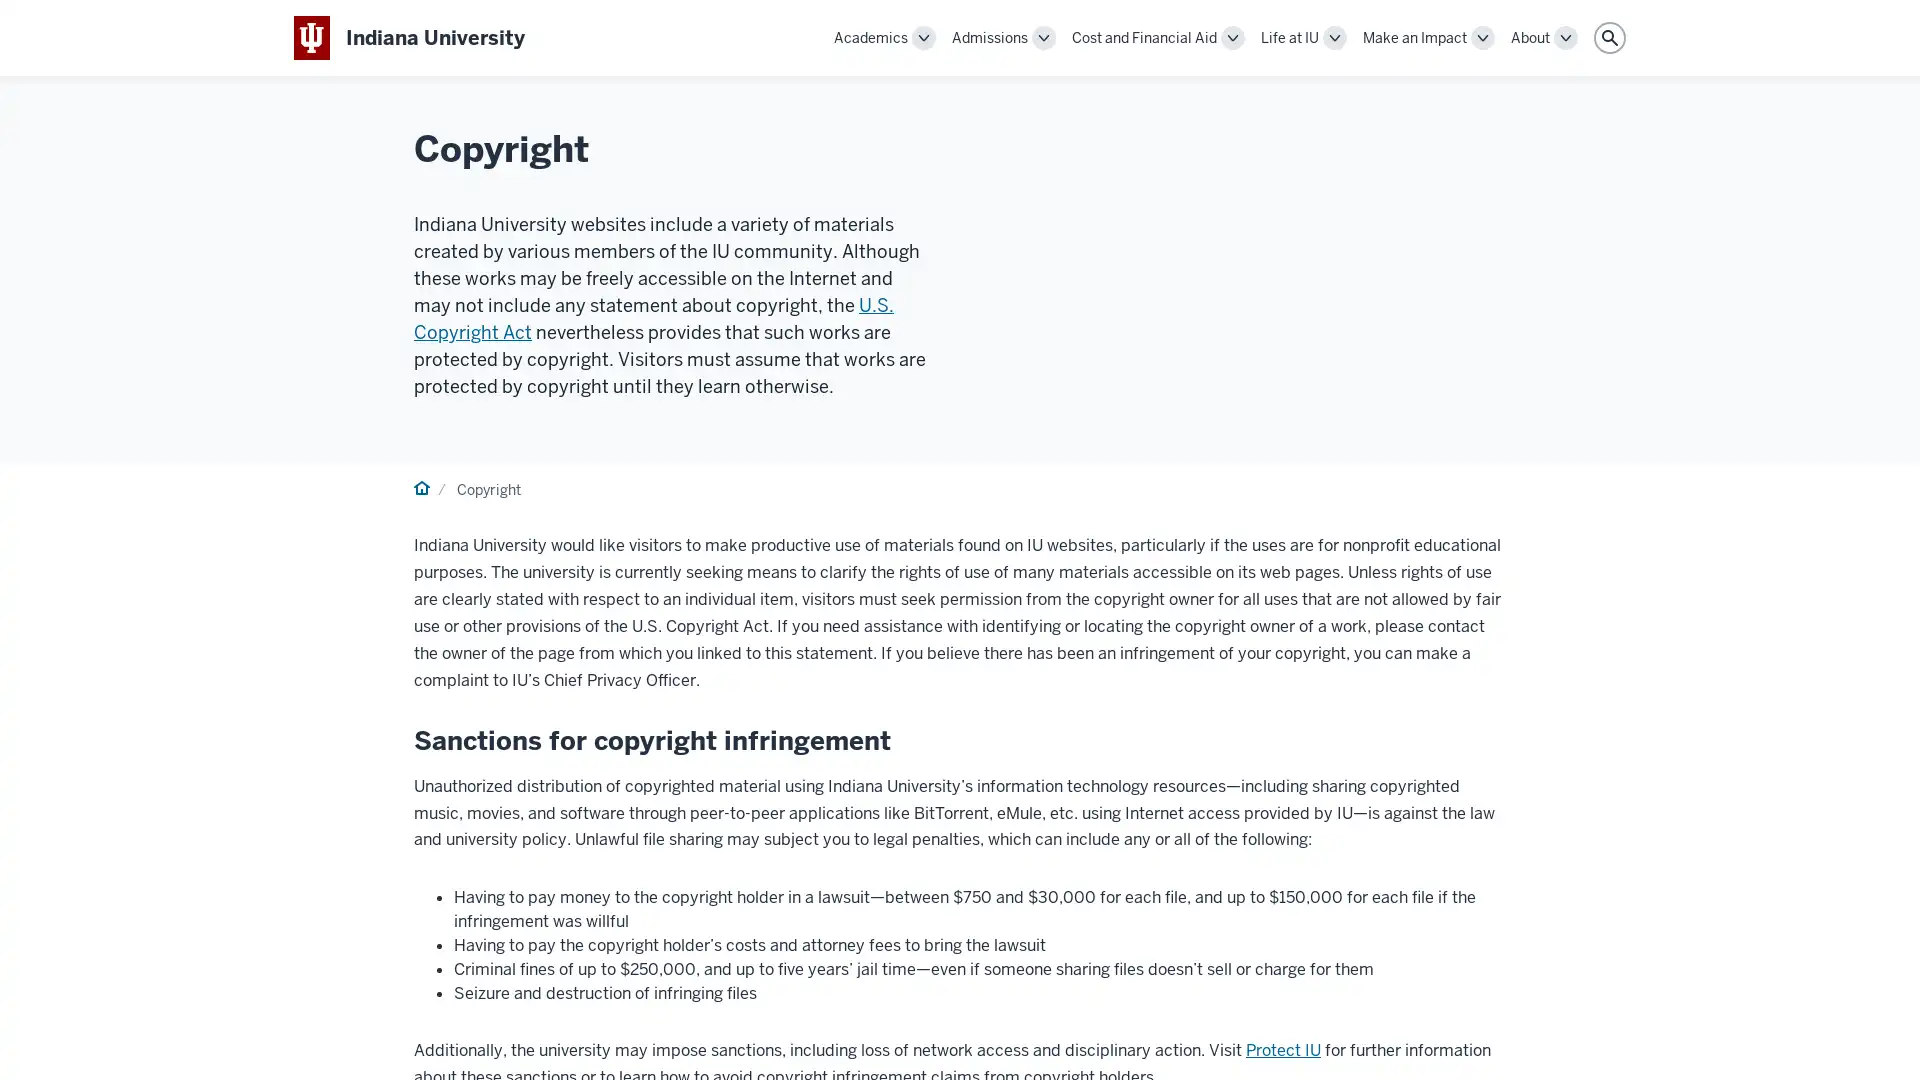  What do you see at coordinates (1609, 38) in the screenshot?
I see `Search` at bounding box center [1609, 38].